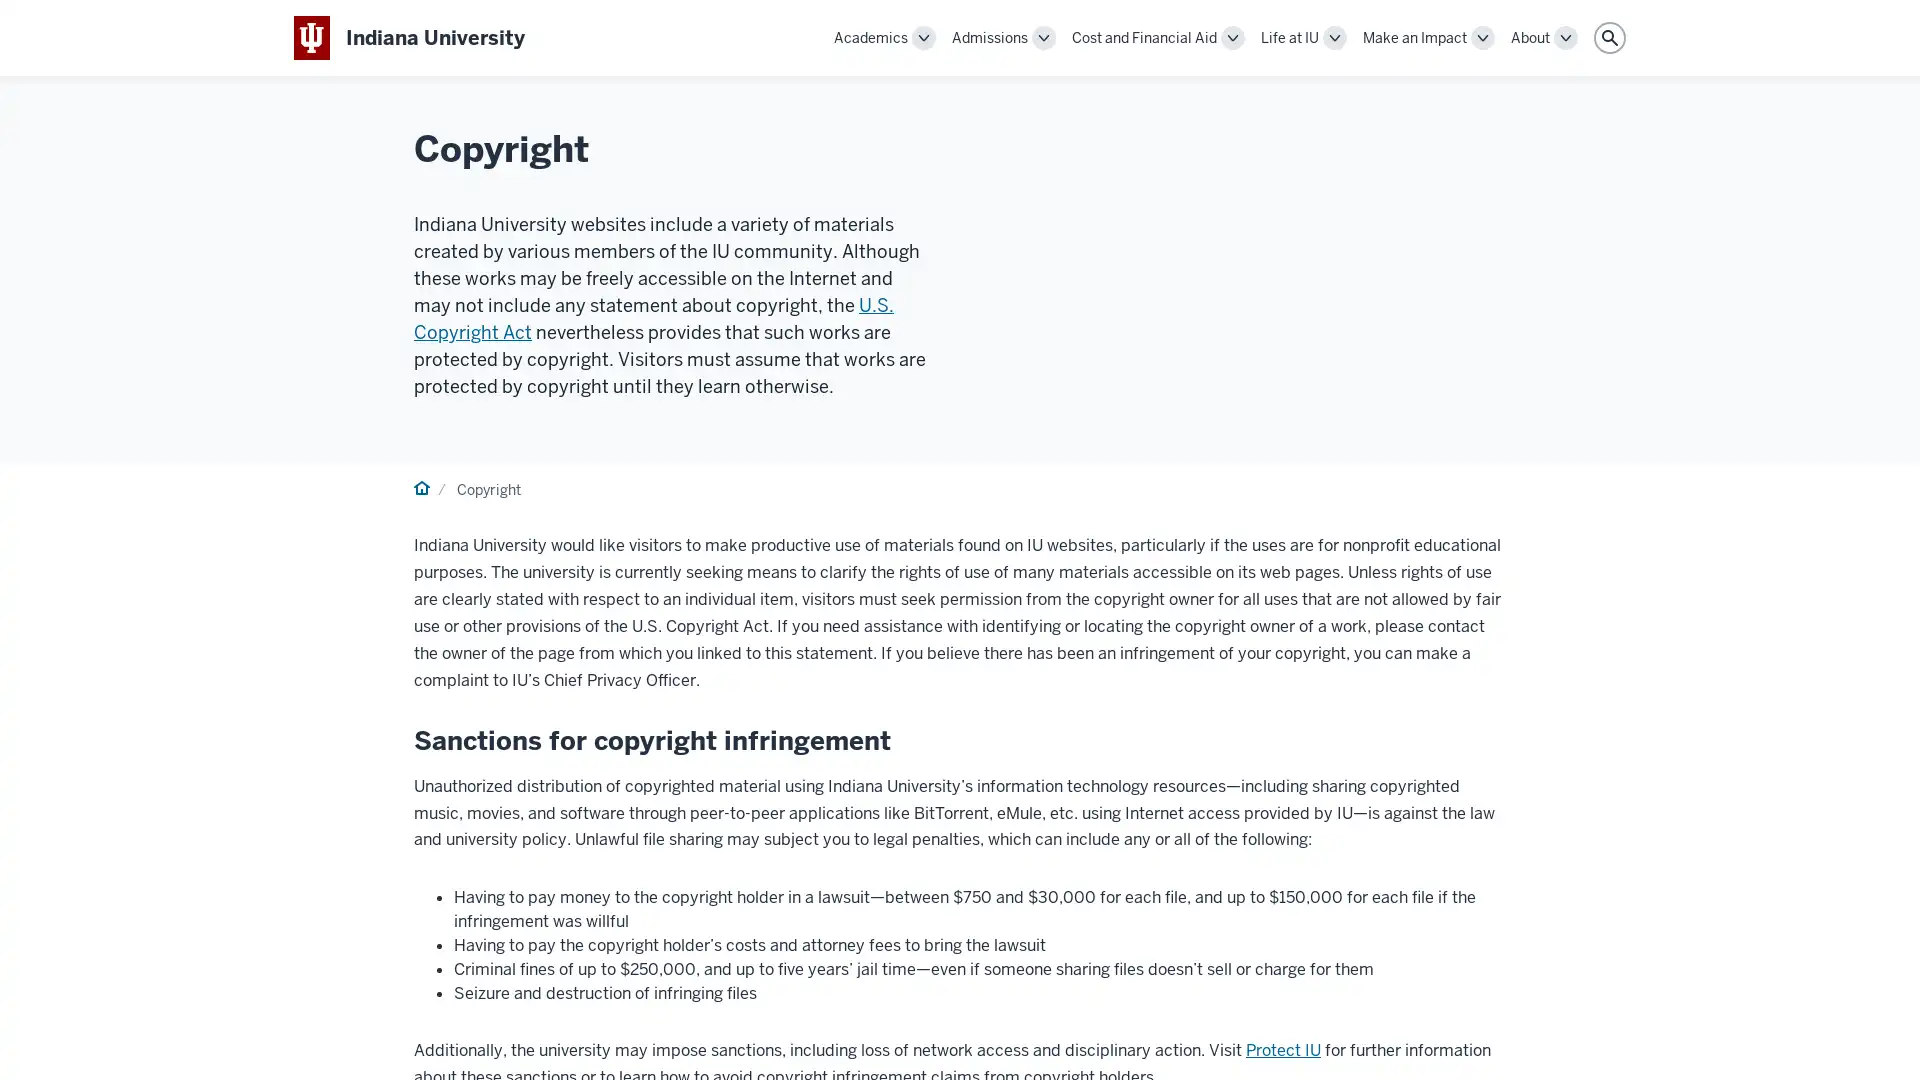  What do you see at coordinates (1609, 38) in the screenshot?
I see `Search` at bounding box center [1609, 38].